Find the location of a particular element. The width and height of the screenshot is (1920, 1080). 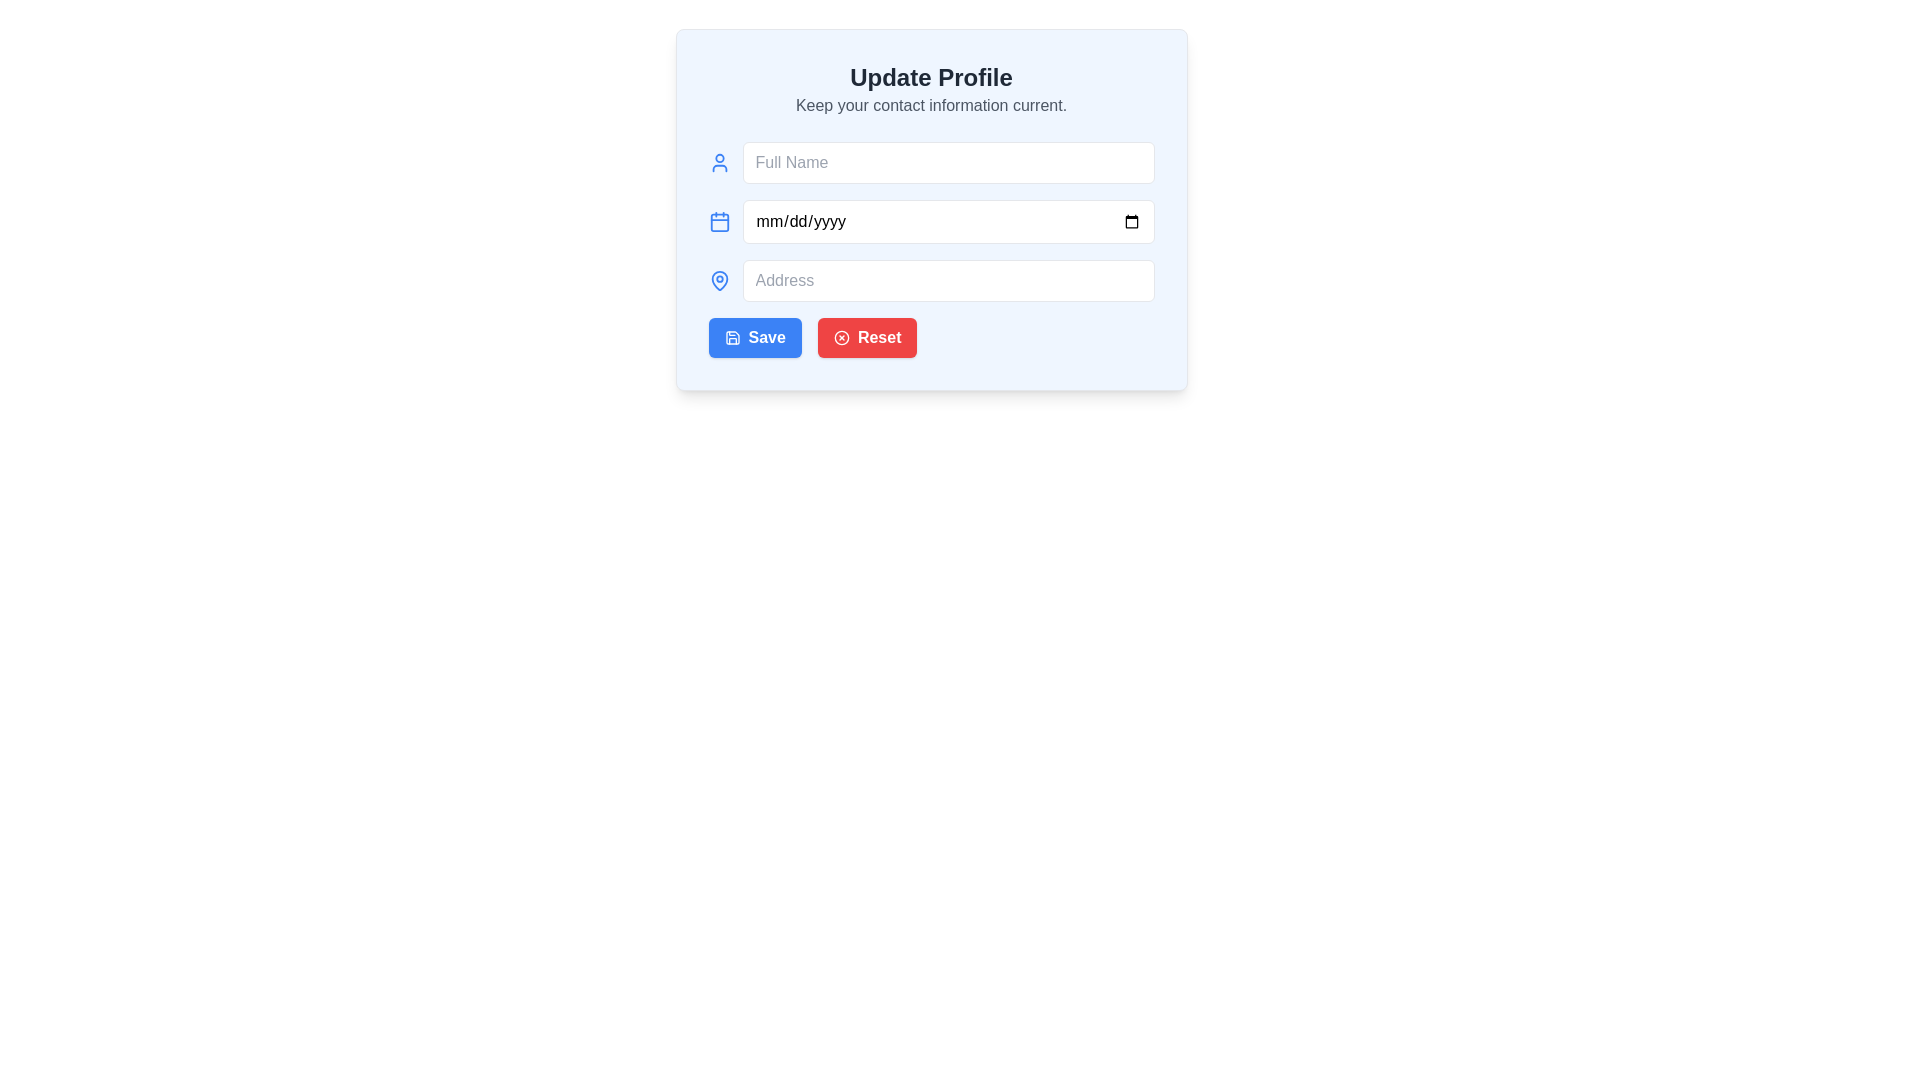

the decorative SVG icon indicating geographical or locational information adjacent to the 'Address' input field for additional info is located at coordinates (719, 281).